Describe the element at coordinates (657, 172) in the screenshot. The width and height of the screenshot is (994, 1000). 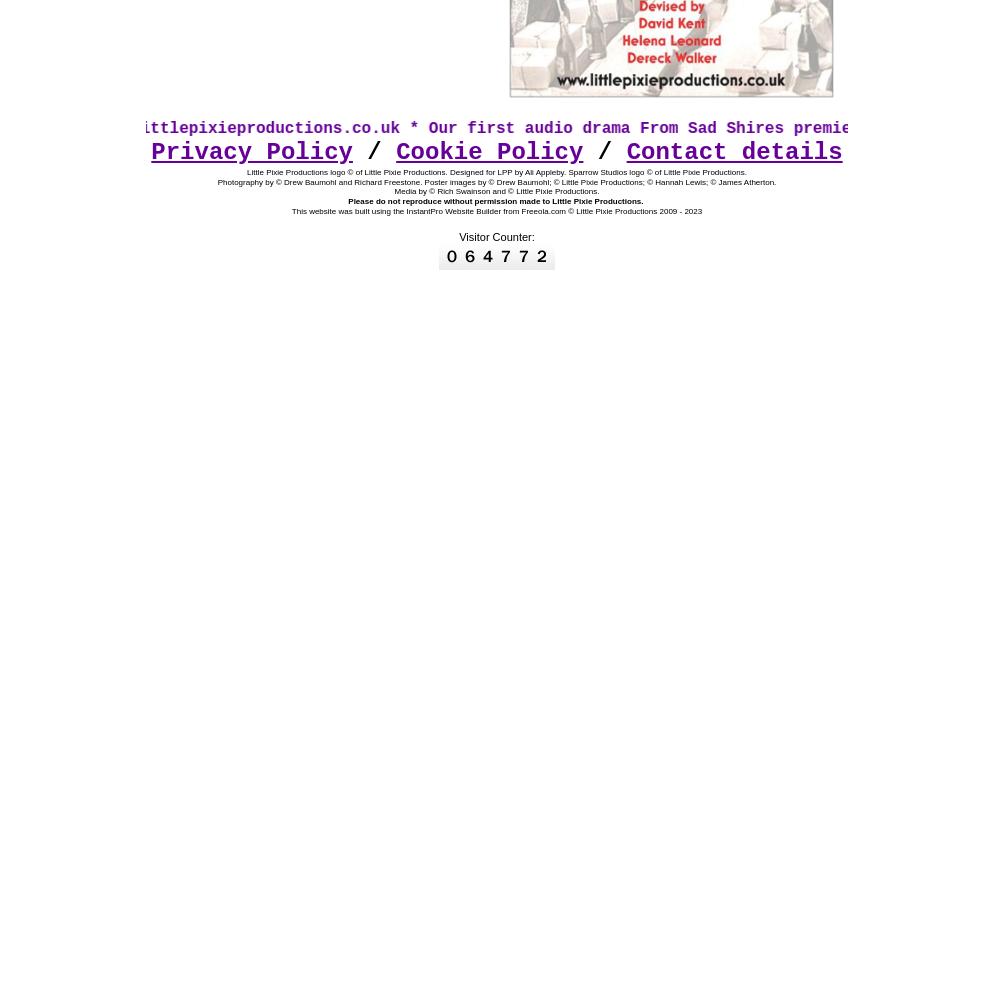
I see `'Sparrow Studios logo © of Little Pixie Productions.'` at that location.